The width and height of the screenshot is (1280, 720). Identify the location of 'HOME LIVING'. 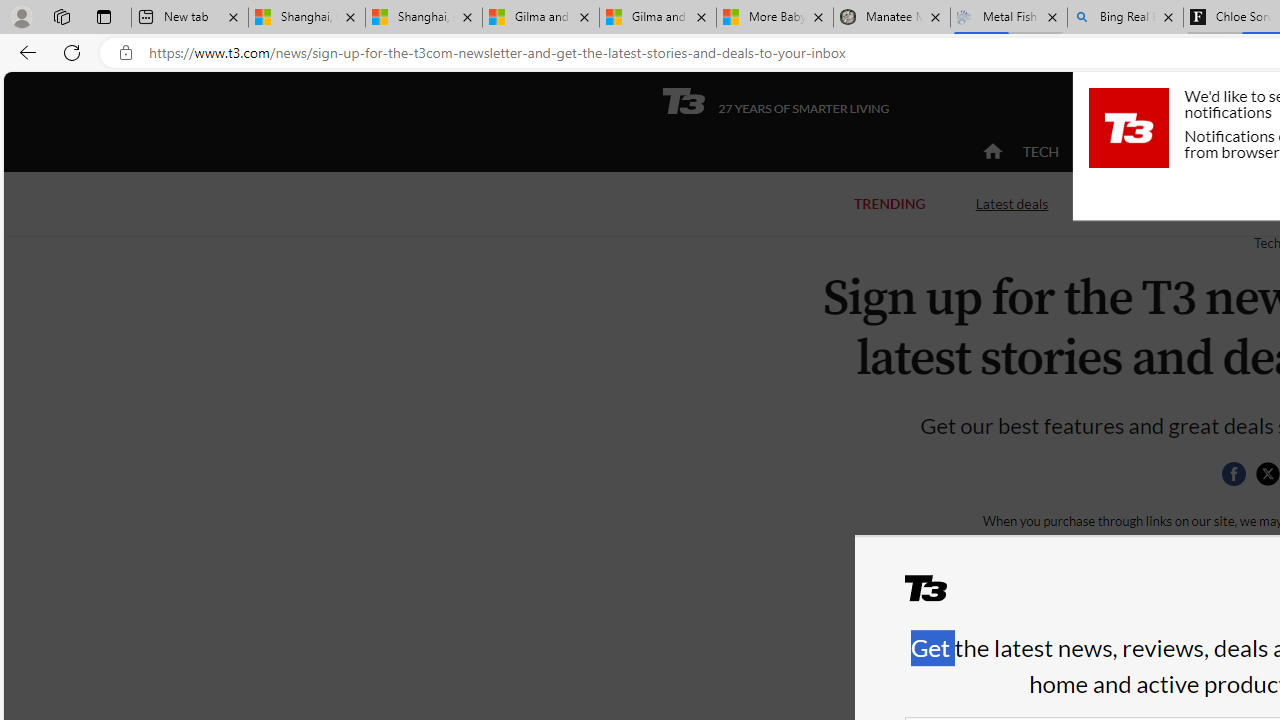
(1232, 150).